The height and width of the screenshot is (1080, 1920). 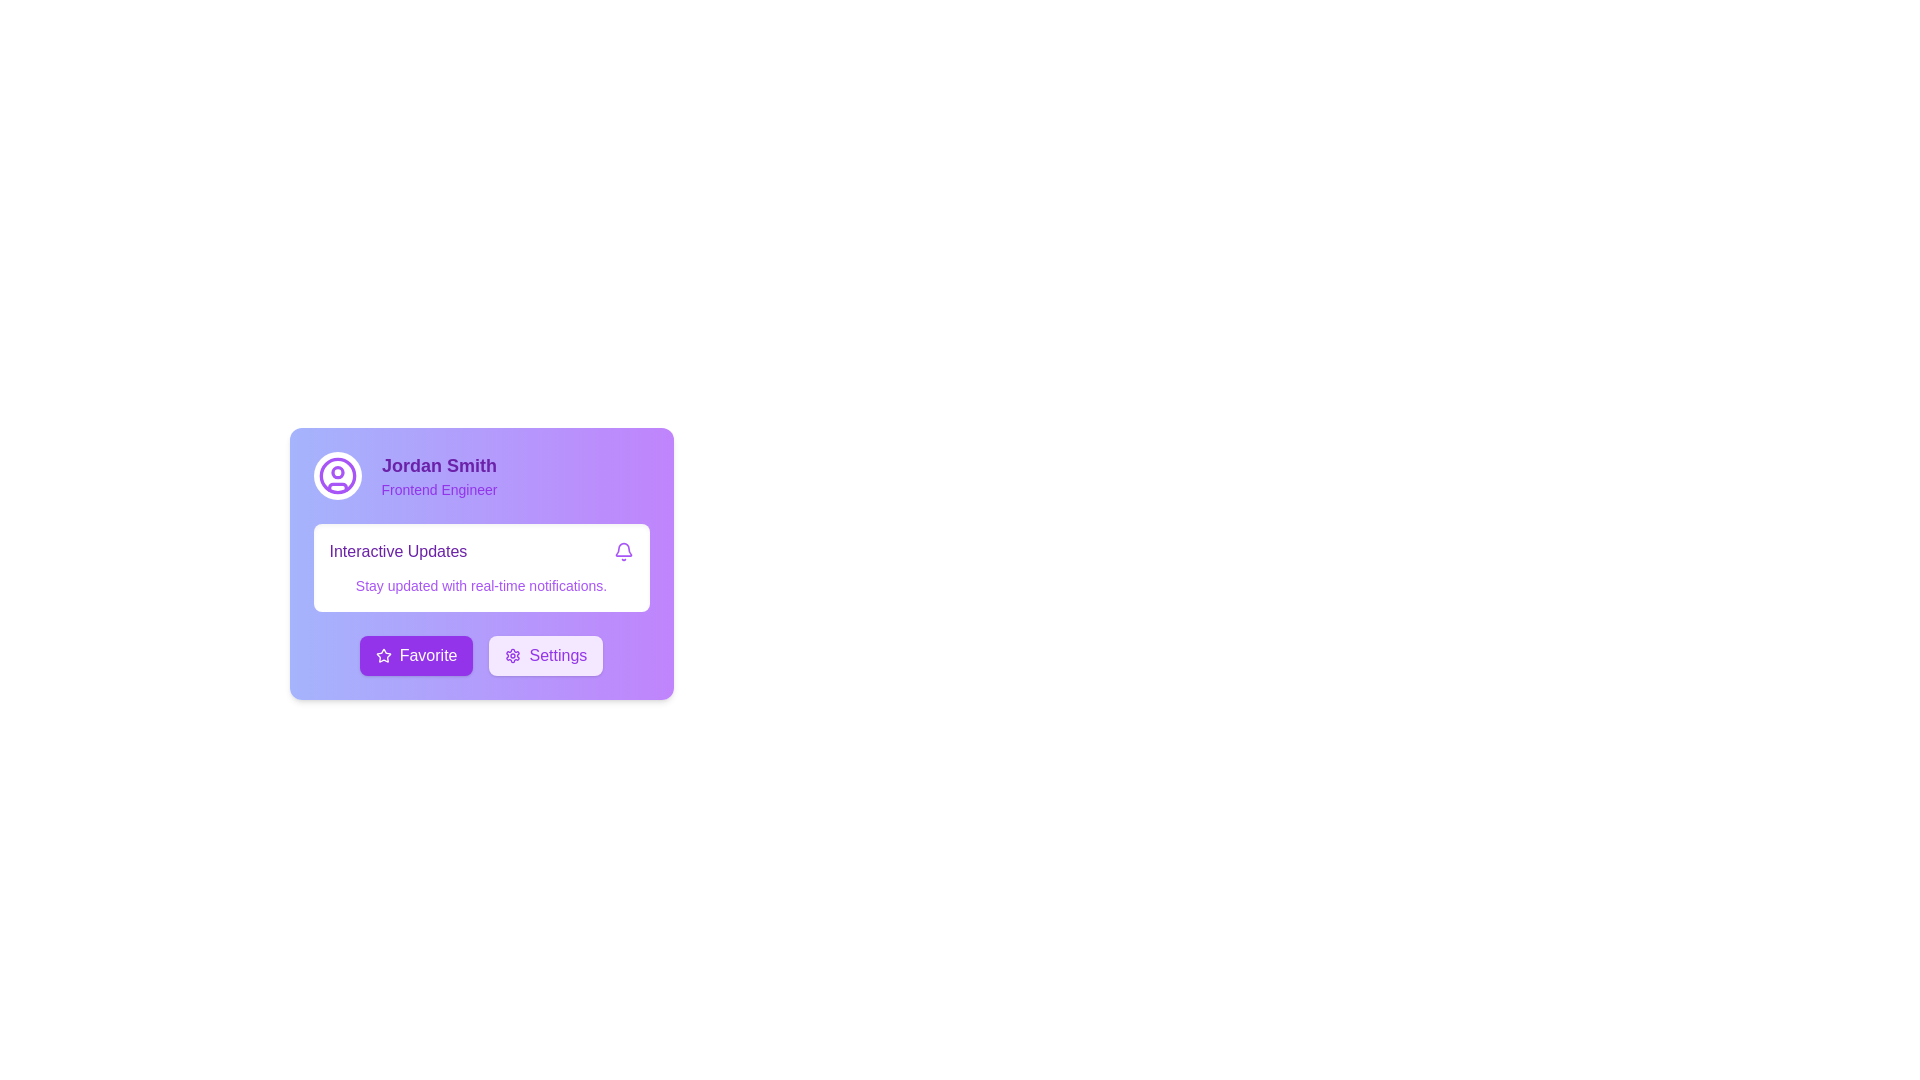 I want to click on the inner circular profile icon located at the top-left section of the card component, so click(x=337, y=472).